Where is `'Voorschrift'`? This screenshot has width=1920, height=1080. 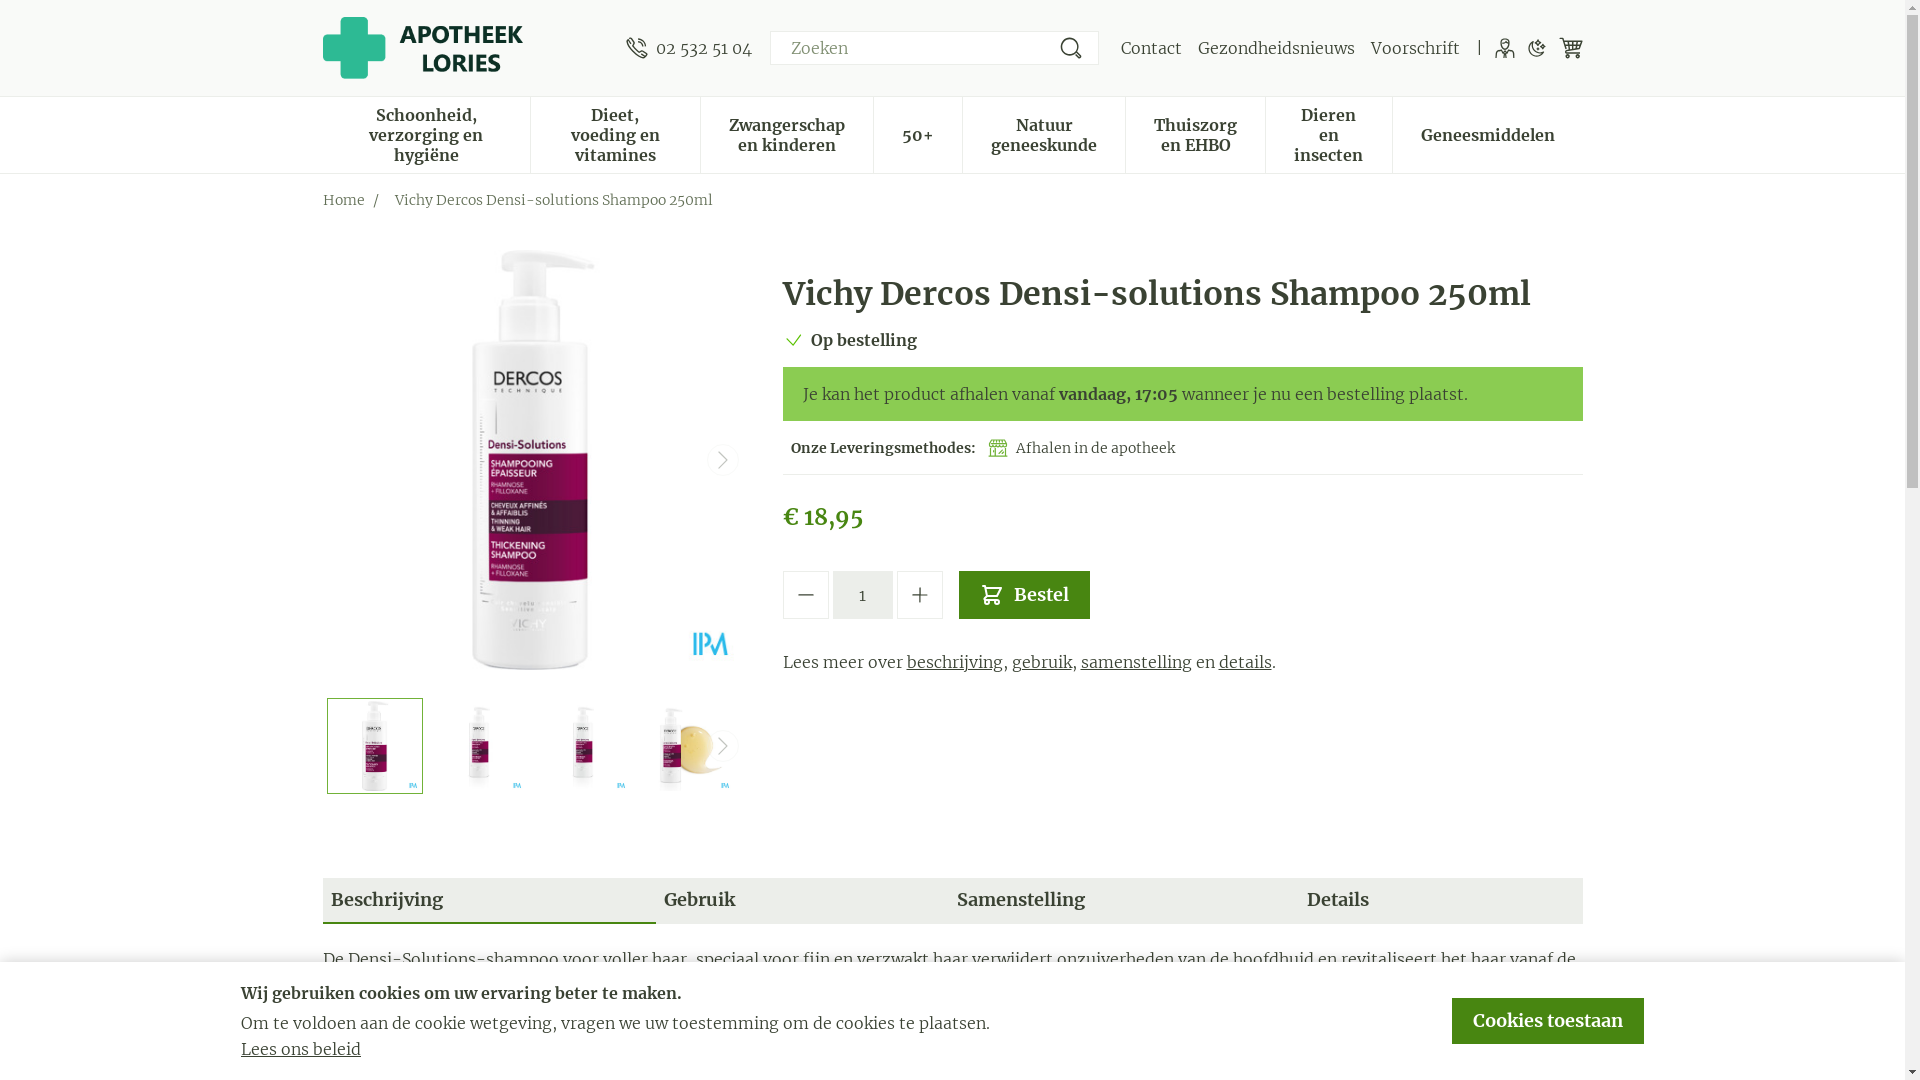 'Voorschrift' is located at coordinates (1413, 46).